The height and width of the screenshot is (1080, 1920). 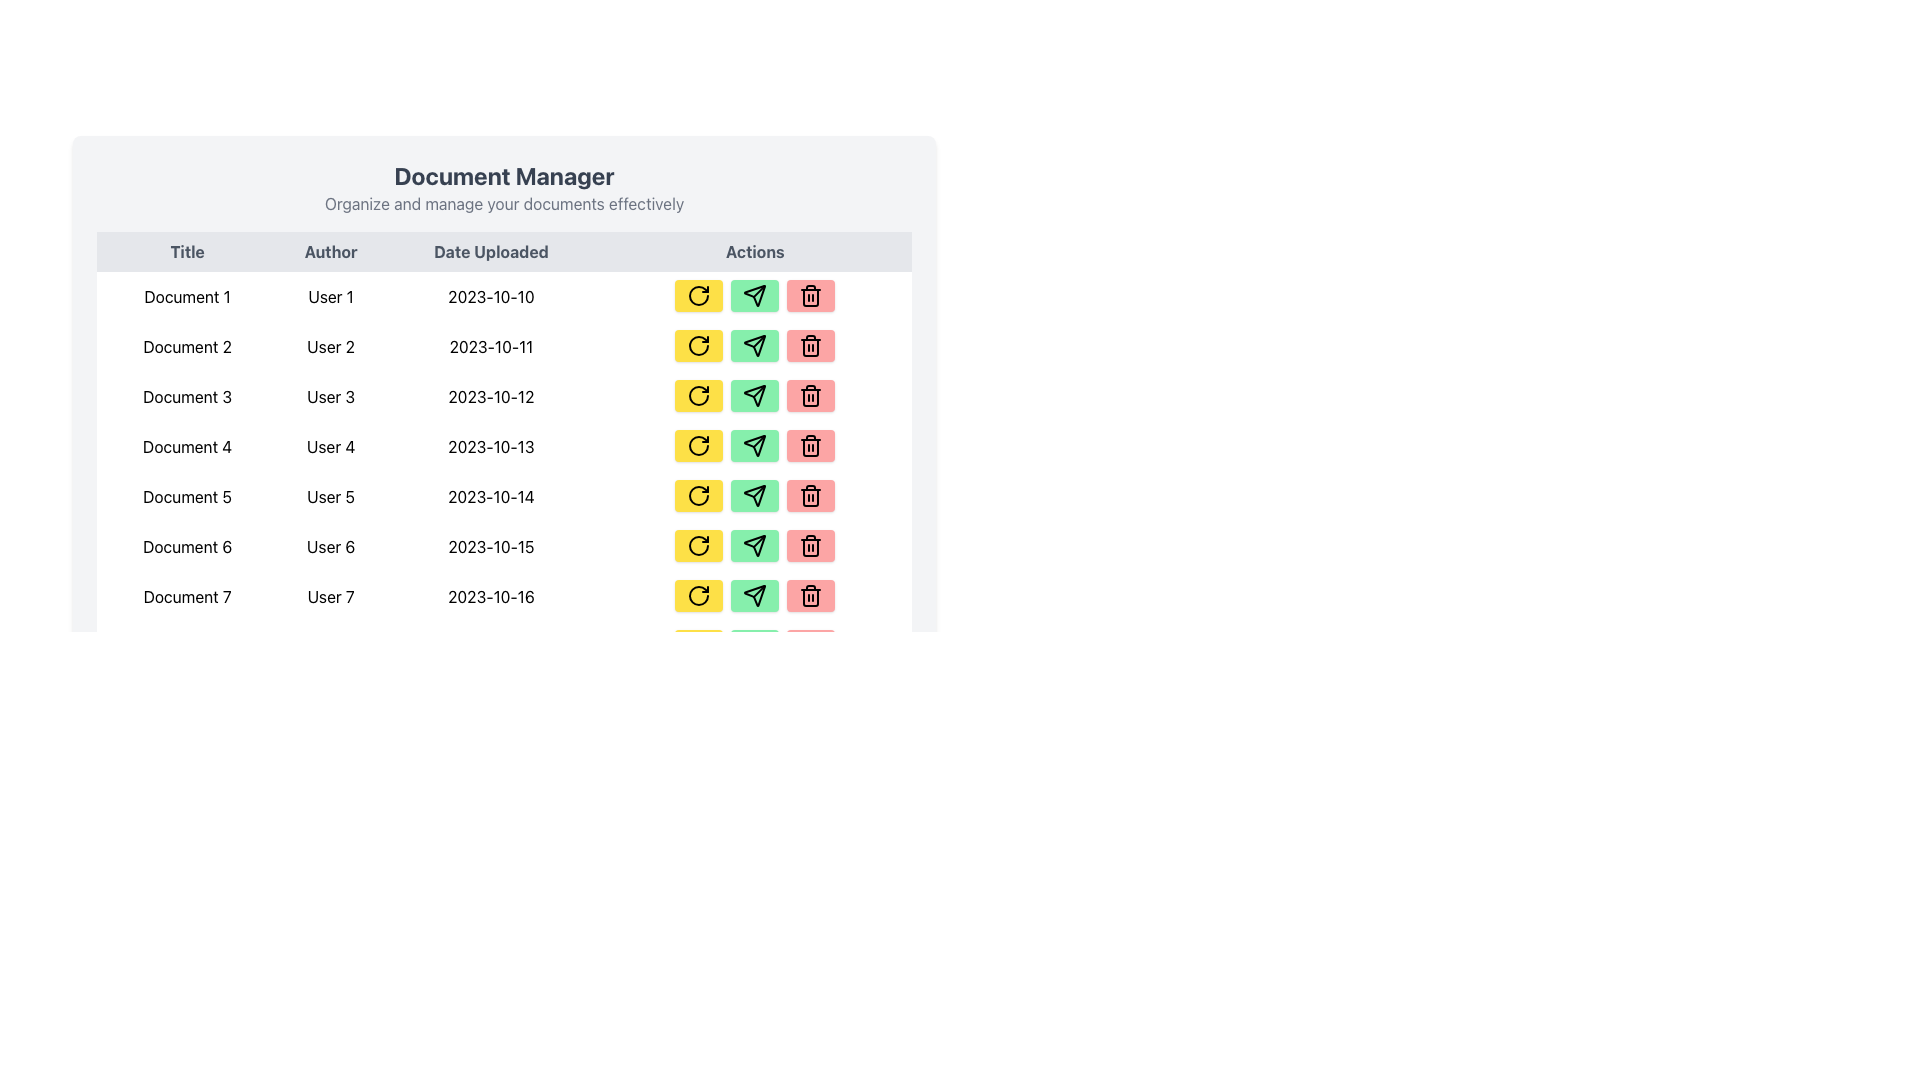 I want to click on the refresh button located to the right of 'Document 7' in the 'Actions' column to reload the document's status or data, so click(x=699, y=845).